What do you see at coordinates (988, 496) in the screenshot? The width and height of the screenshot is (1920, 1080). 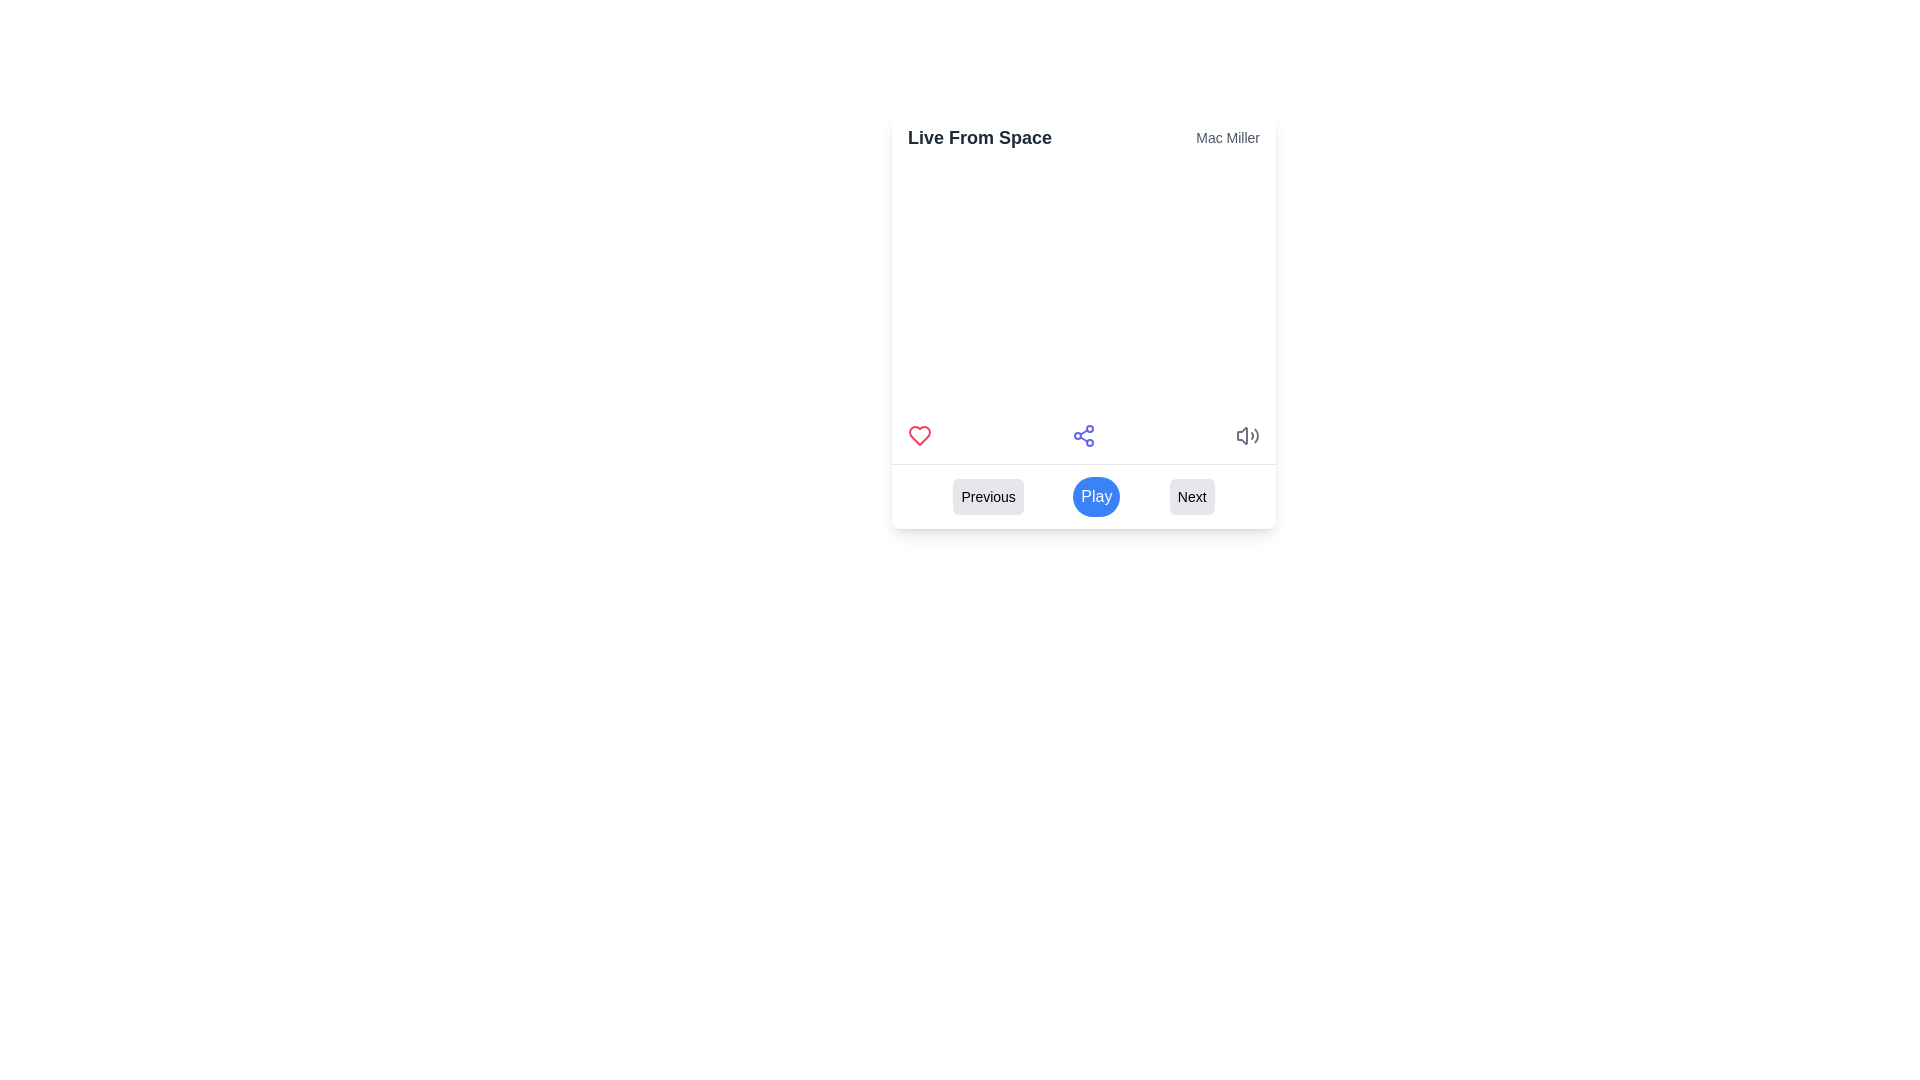 I see `the first button in the horizontal layout at the bottom of the interface` at bounding box center [988, 496].